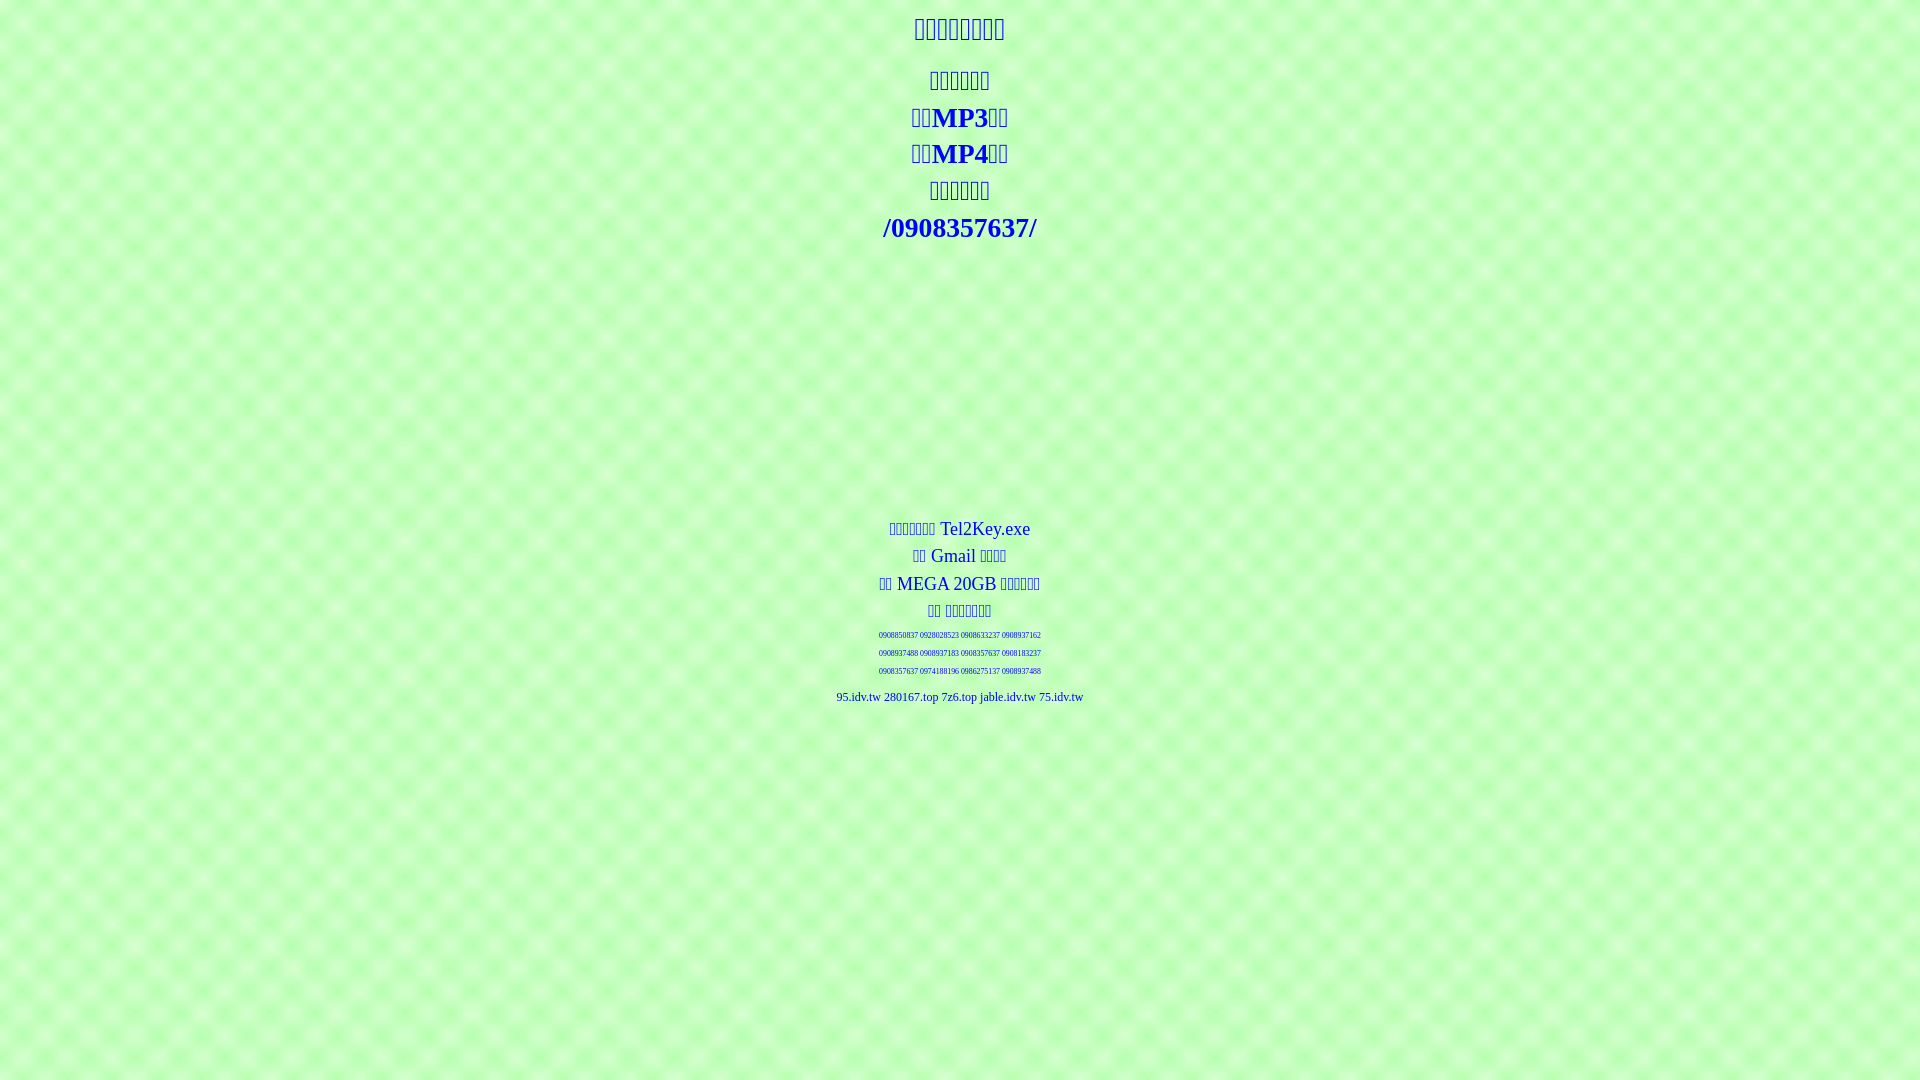 This screenshot has width=1920, height=1080. I want to click on '75.idv.tw', so click(1060, 696).